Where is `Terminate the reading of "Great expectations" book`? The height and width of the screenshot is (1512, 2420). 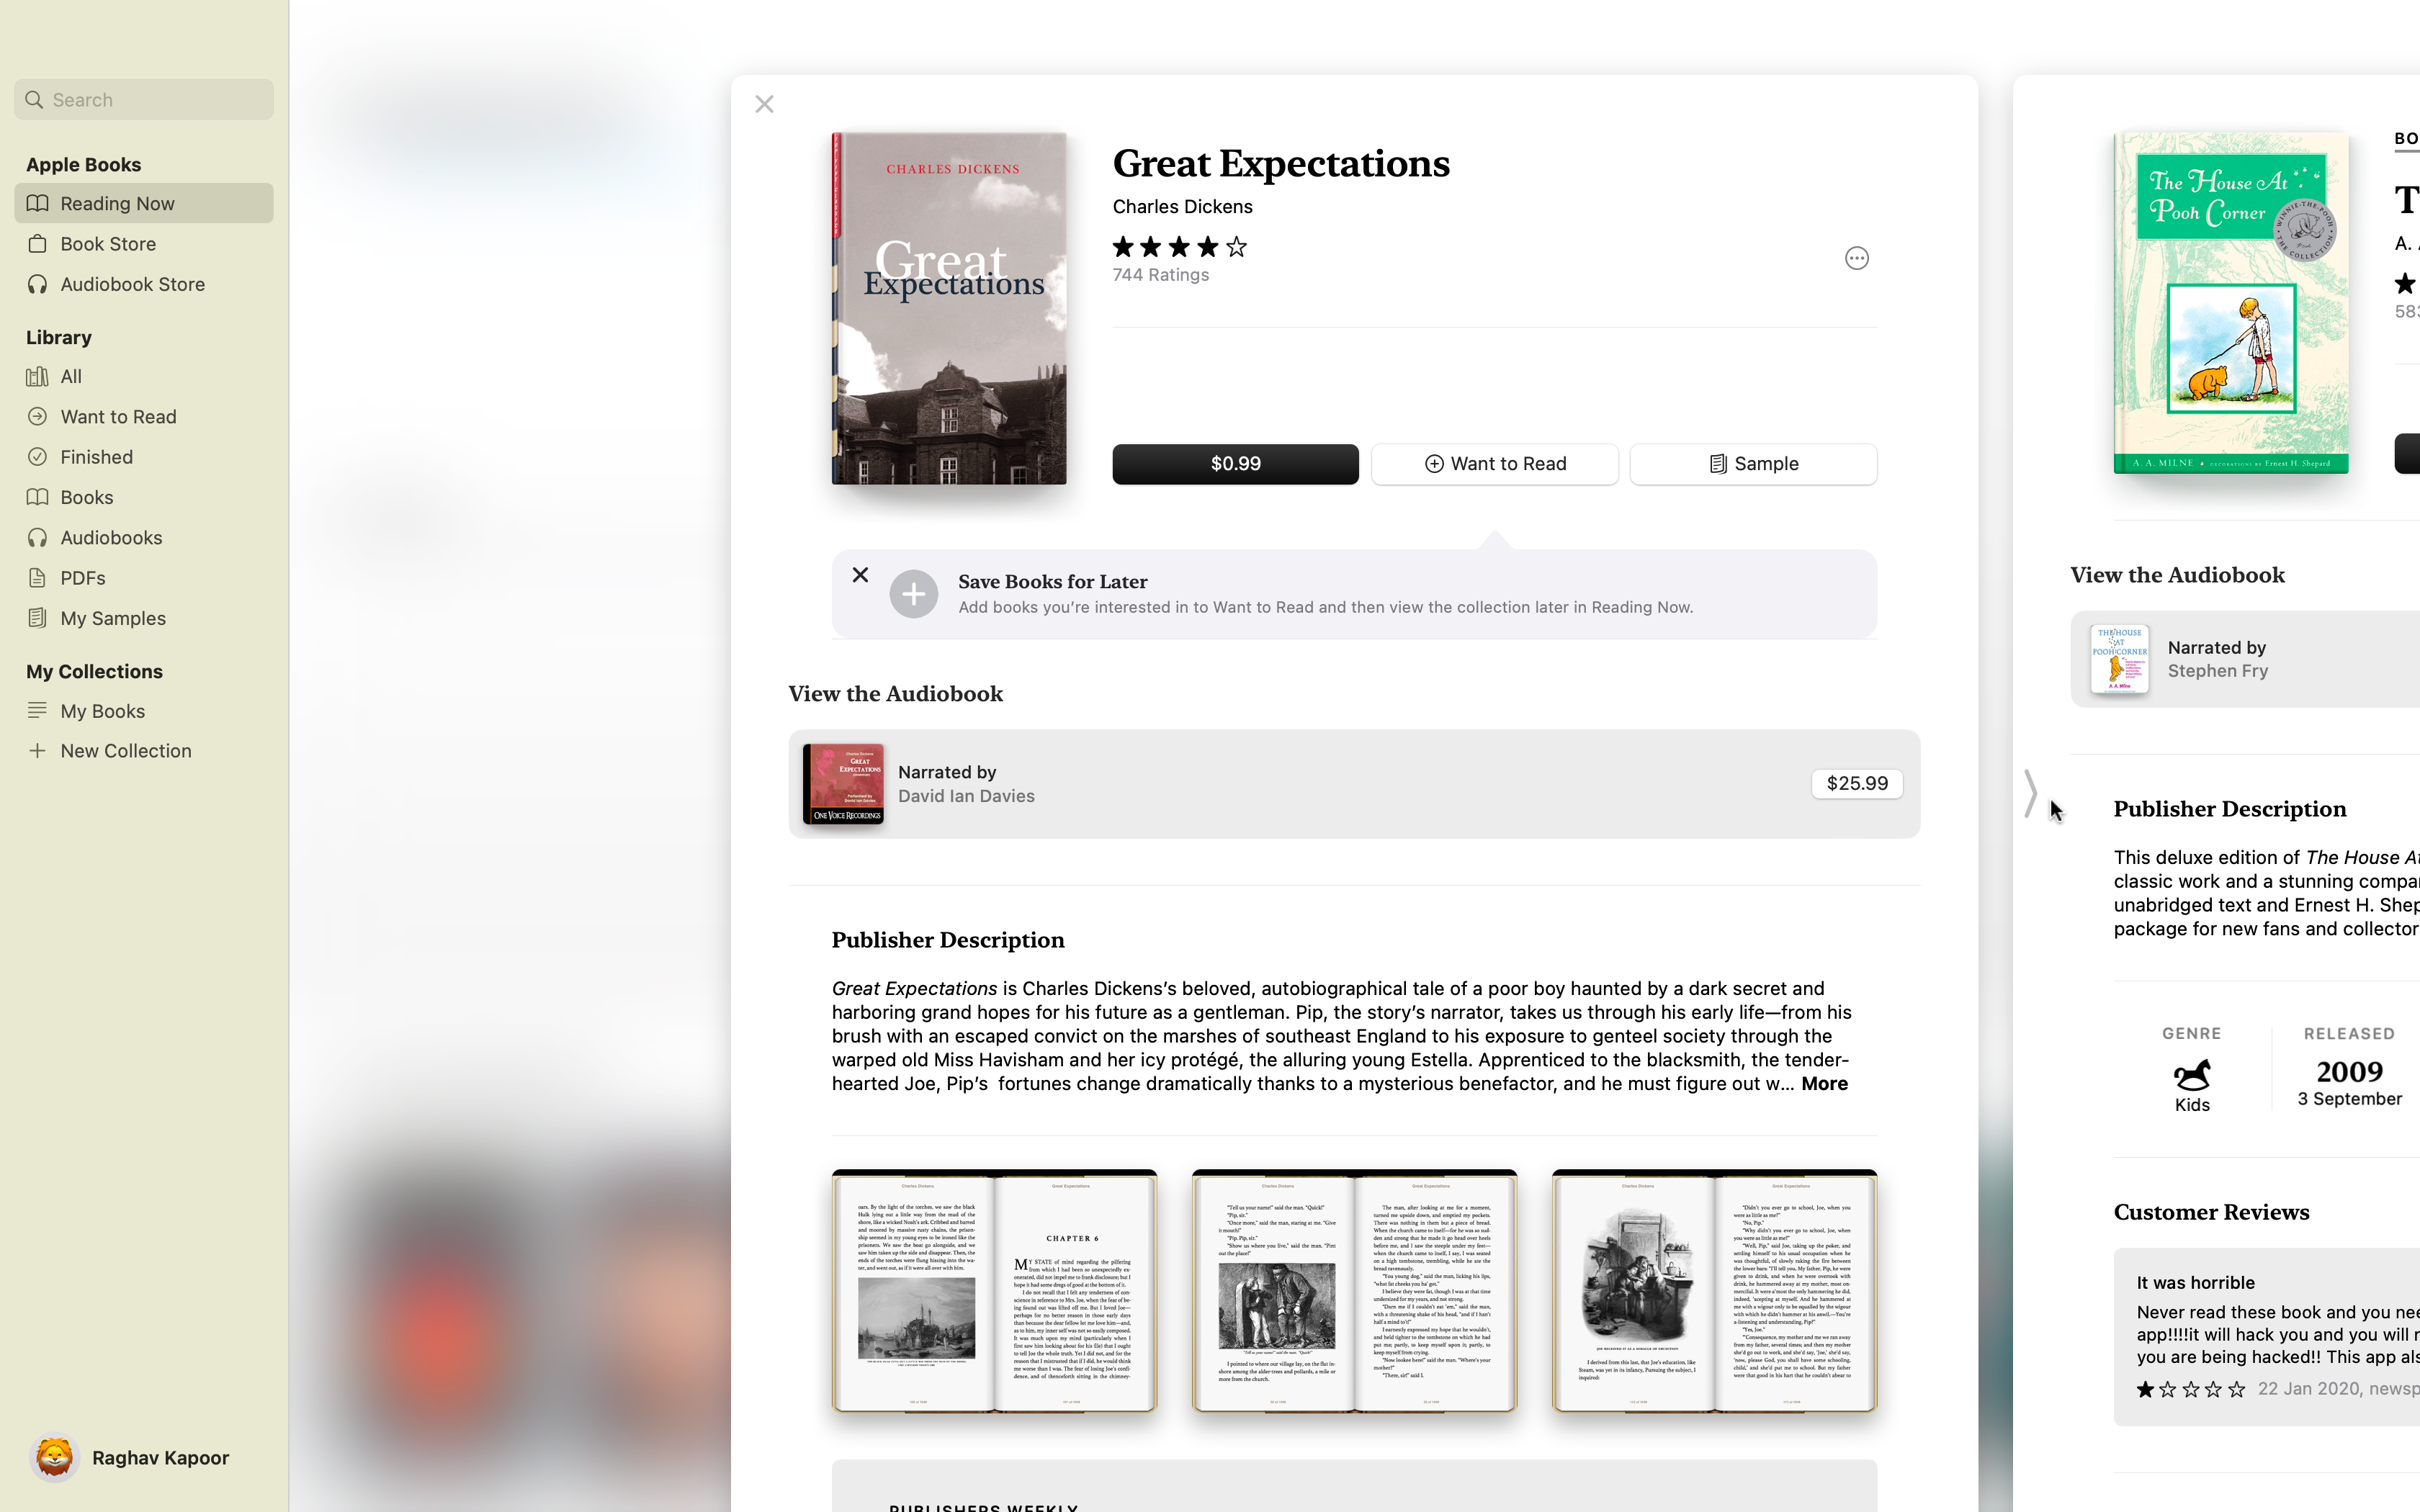
Terminate the reading of "Great expectations" book is located at coordinates (763, 103).